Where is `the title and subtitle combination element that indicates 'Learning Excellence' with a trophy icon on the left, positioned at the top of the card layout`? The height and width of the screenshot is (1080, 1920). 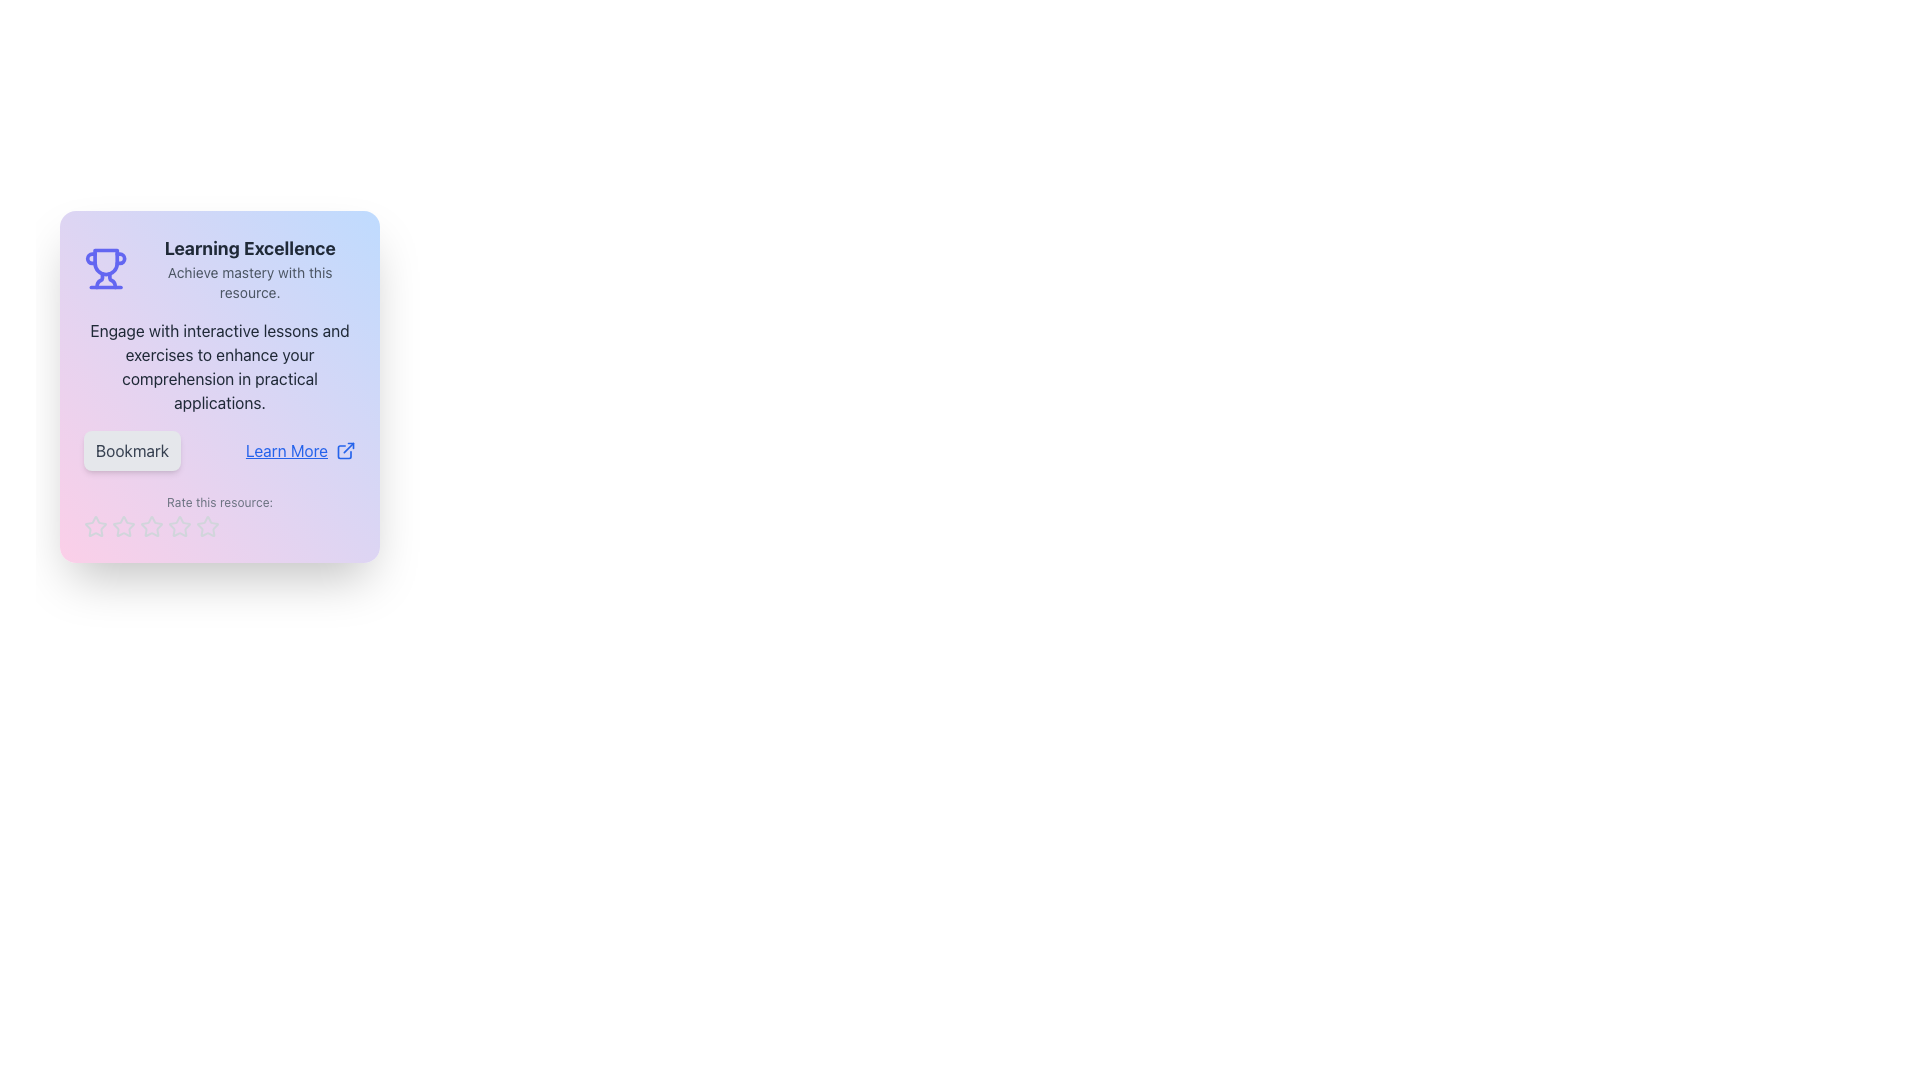 the title and subtitle combination element that indicates 'Learning Excellence' with a trophy icon on the left, positioned at the top of the card layout is located at coordinates (220, 268).